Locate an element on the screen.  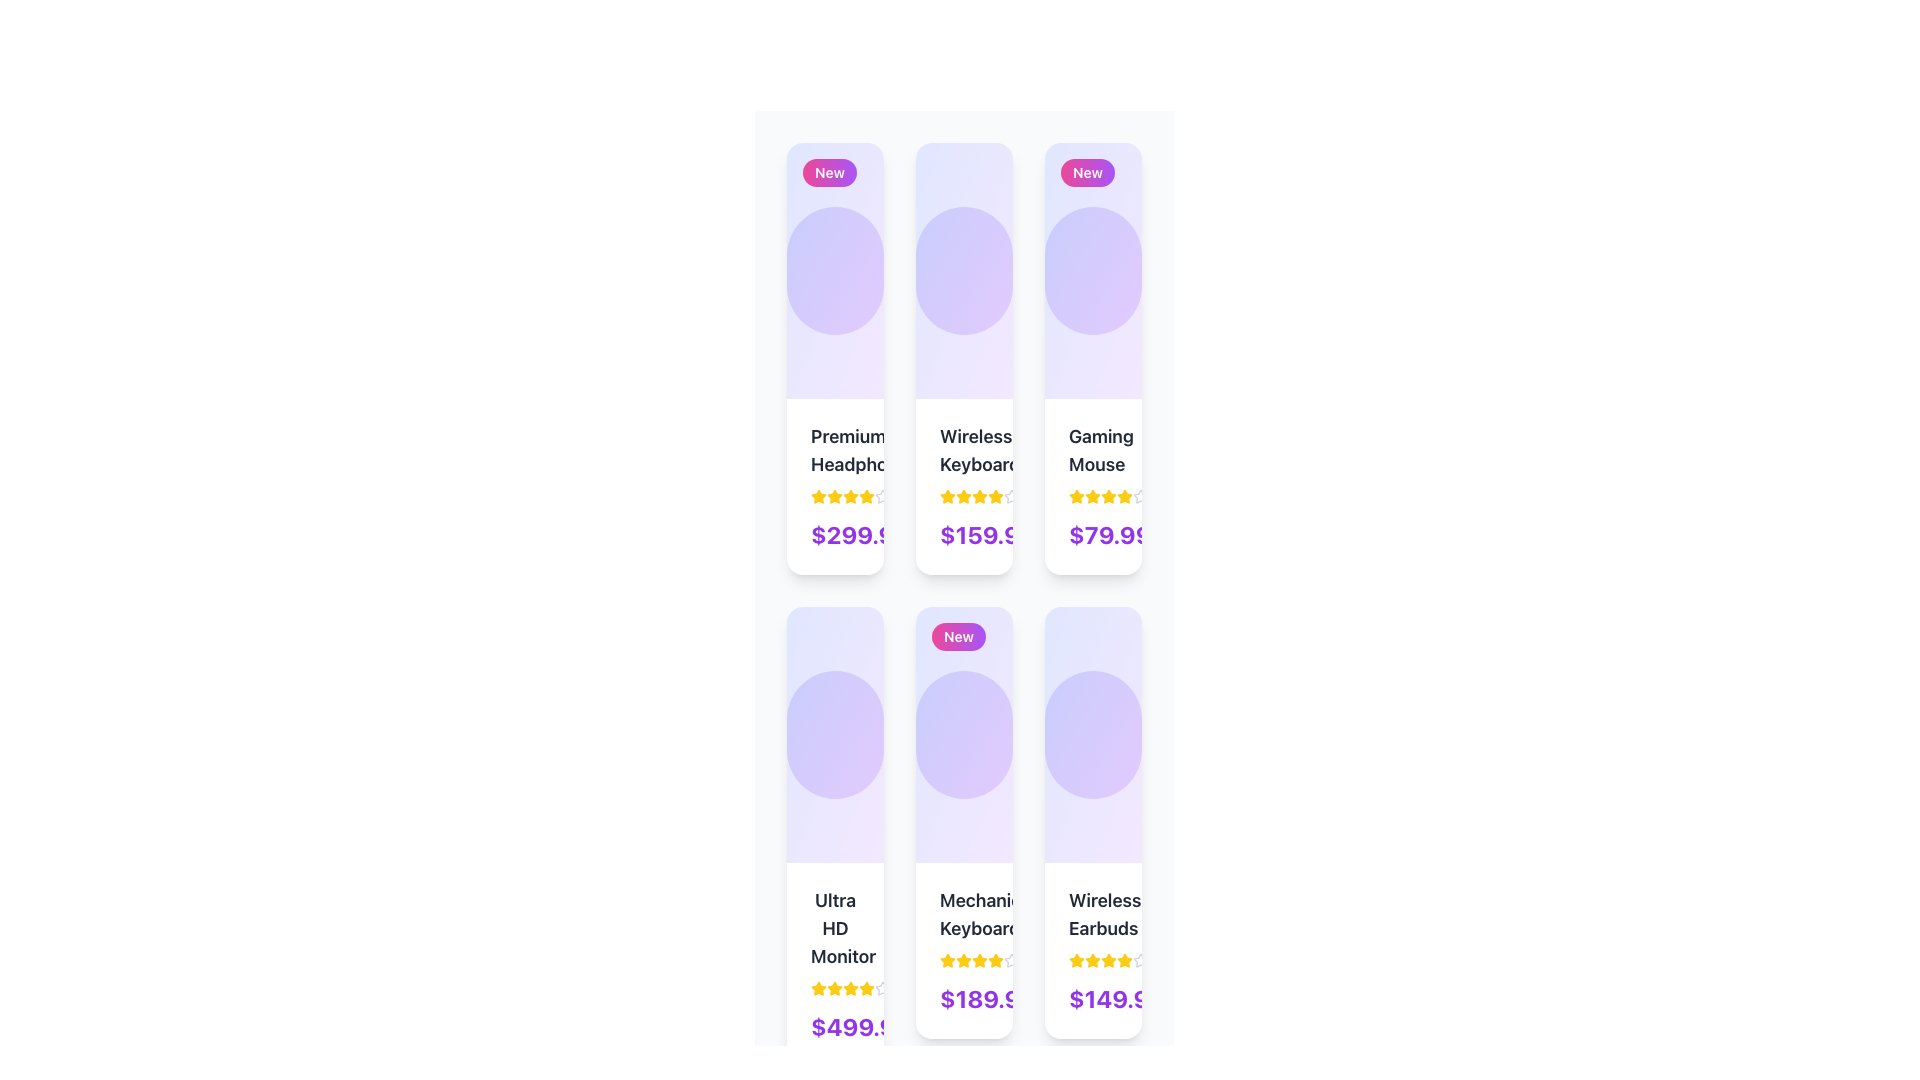
the sixth star icon in the rating row of the 'Mechanical Keyboard' product card, which is filled with yellow and outlined in a darker yellow shade is located at coordinates (996, 959).